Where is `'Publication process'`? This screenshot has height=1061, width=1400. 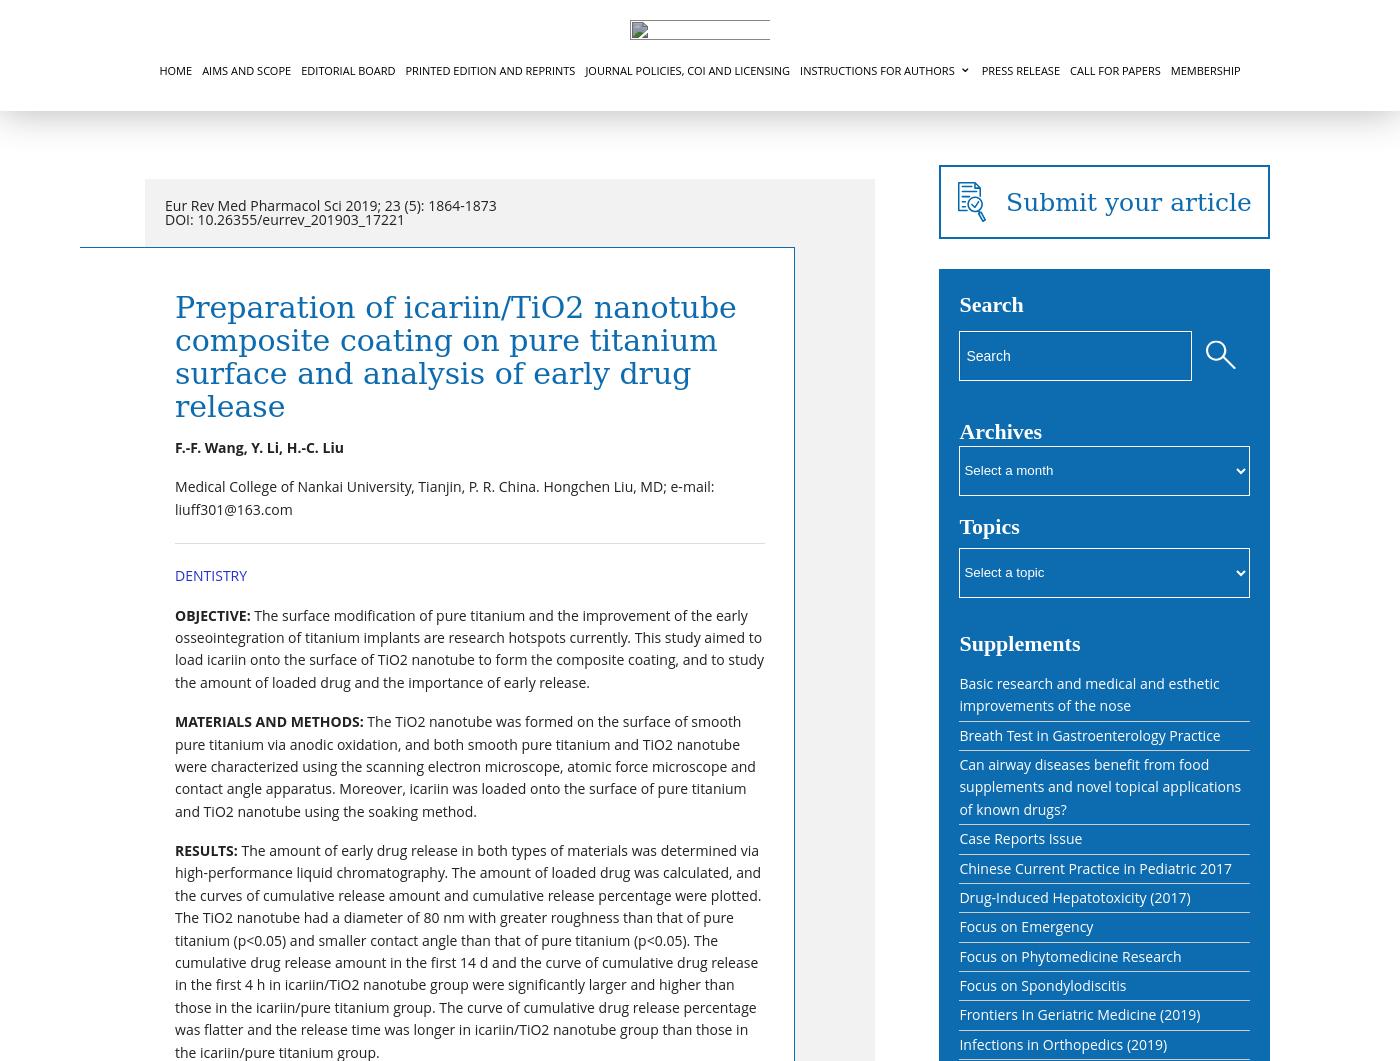 'Publication process' is located at coordinates (814, 214).